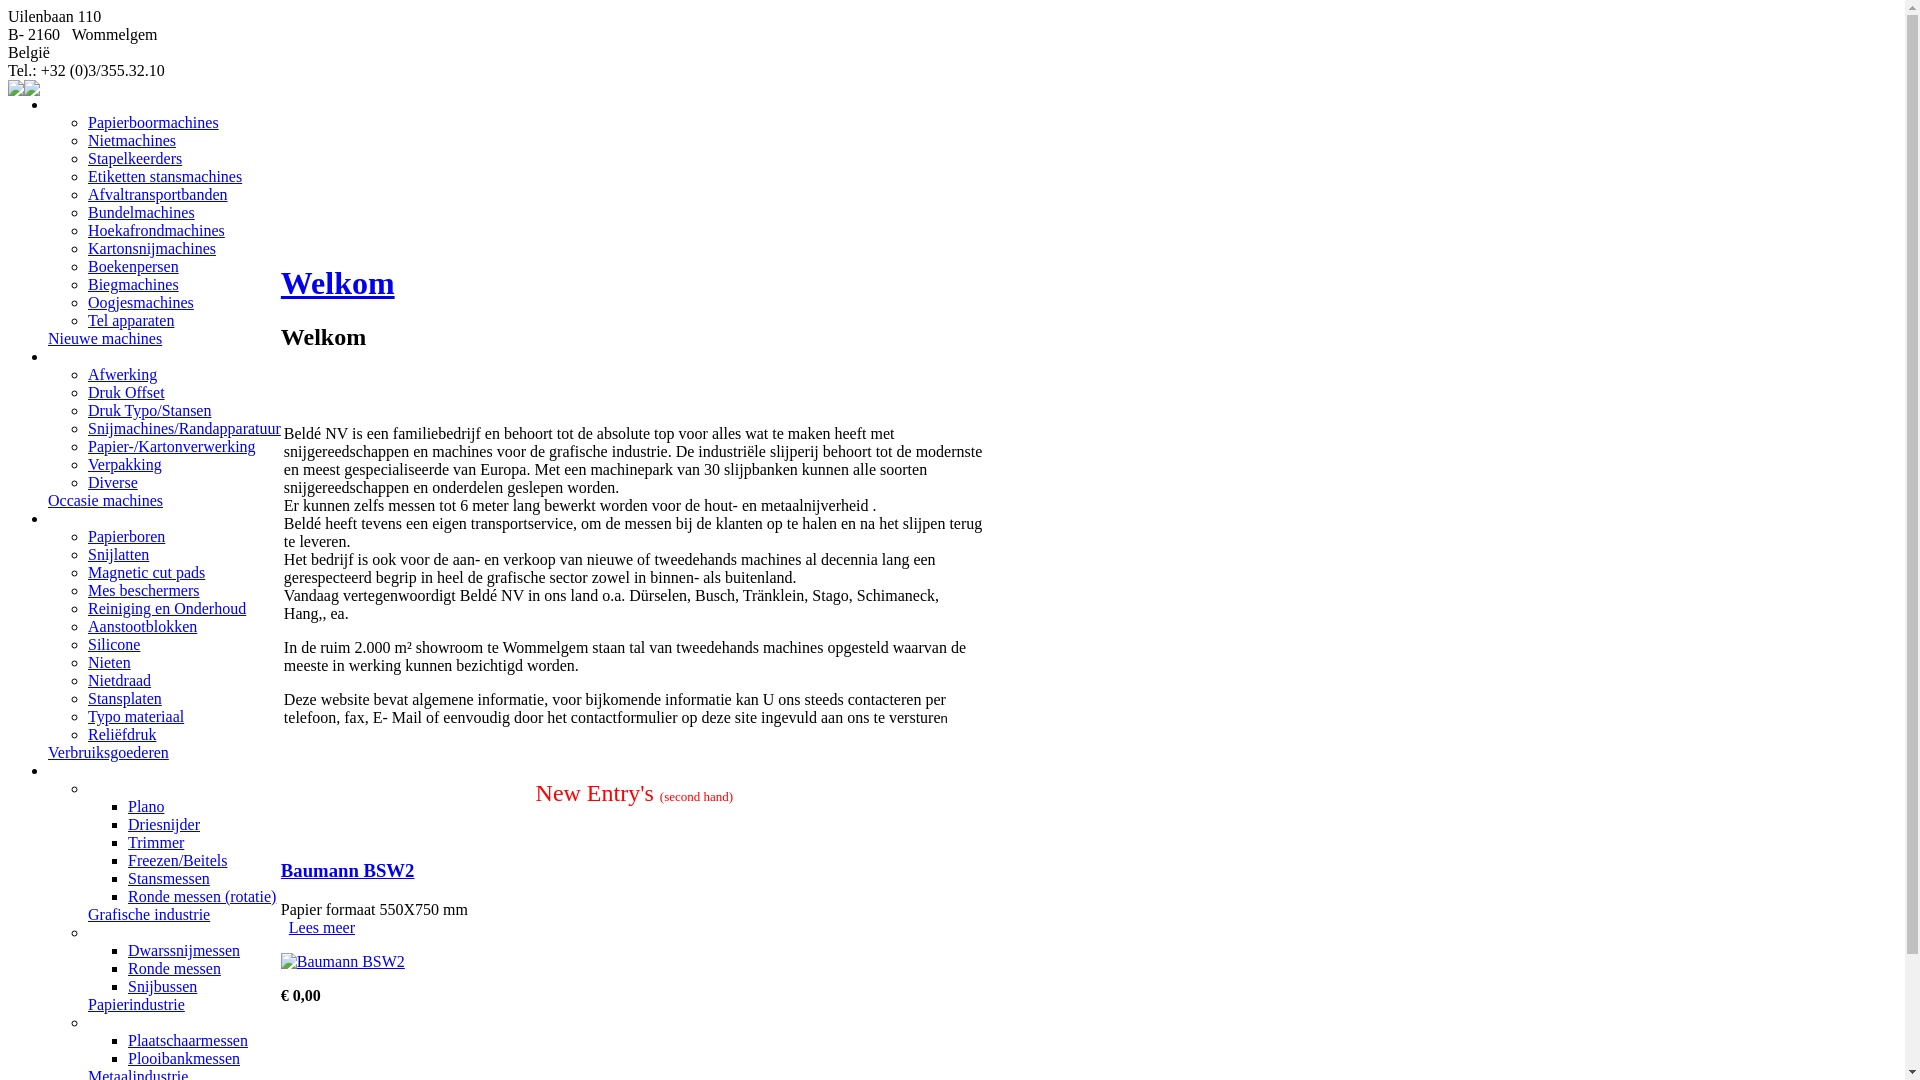  What do you see at coordinates (145, 572) in the screenshot?
I see `'Magnetic cut pads'` at bounding box center [145, 572].